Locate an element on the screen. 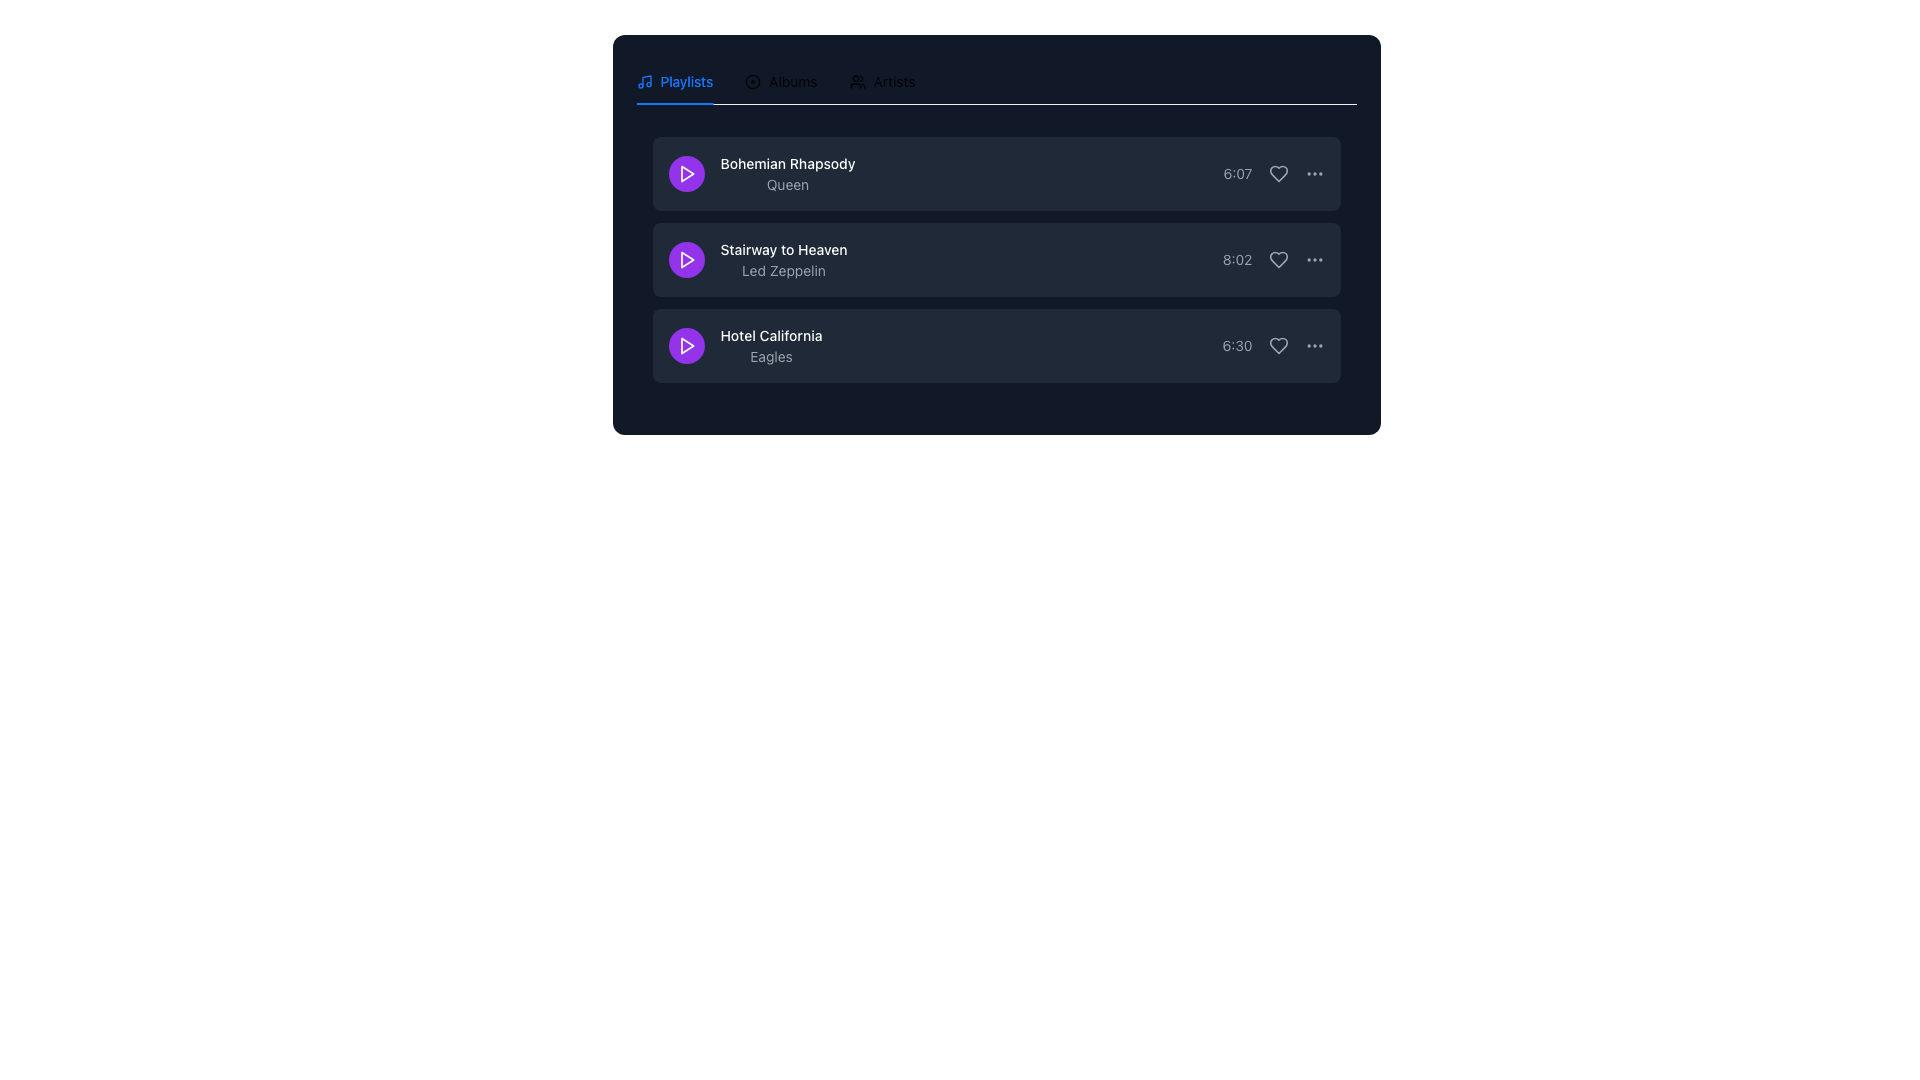 The width and height of the screenshot is (1920, 1080). the play button is located at coordinates (687, 258).